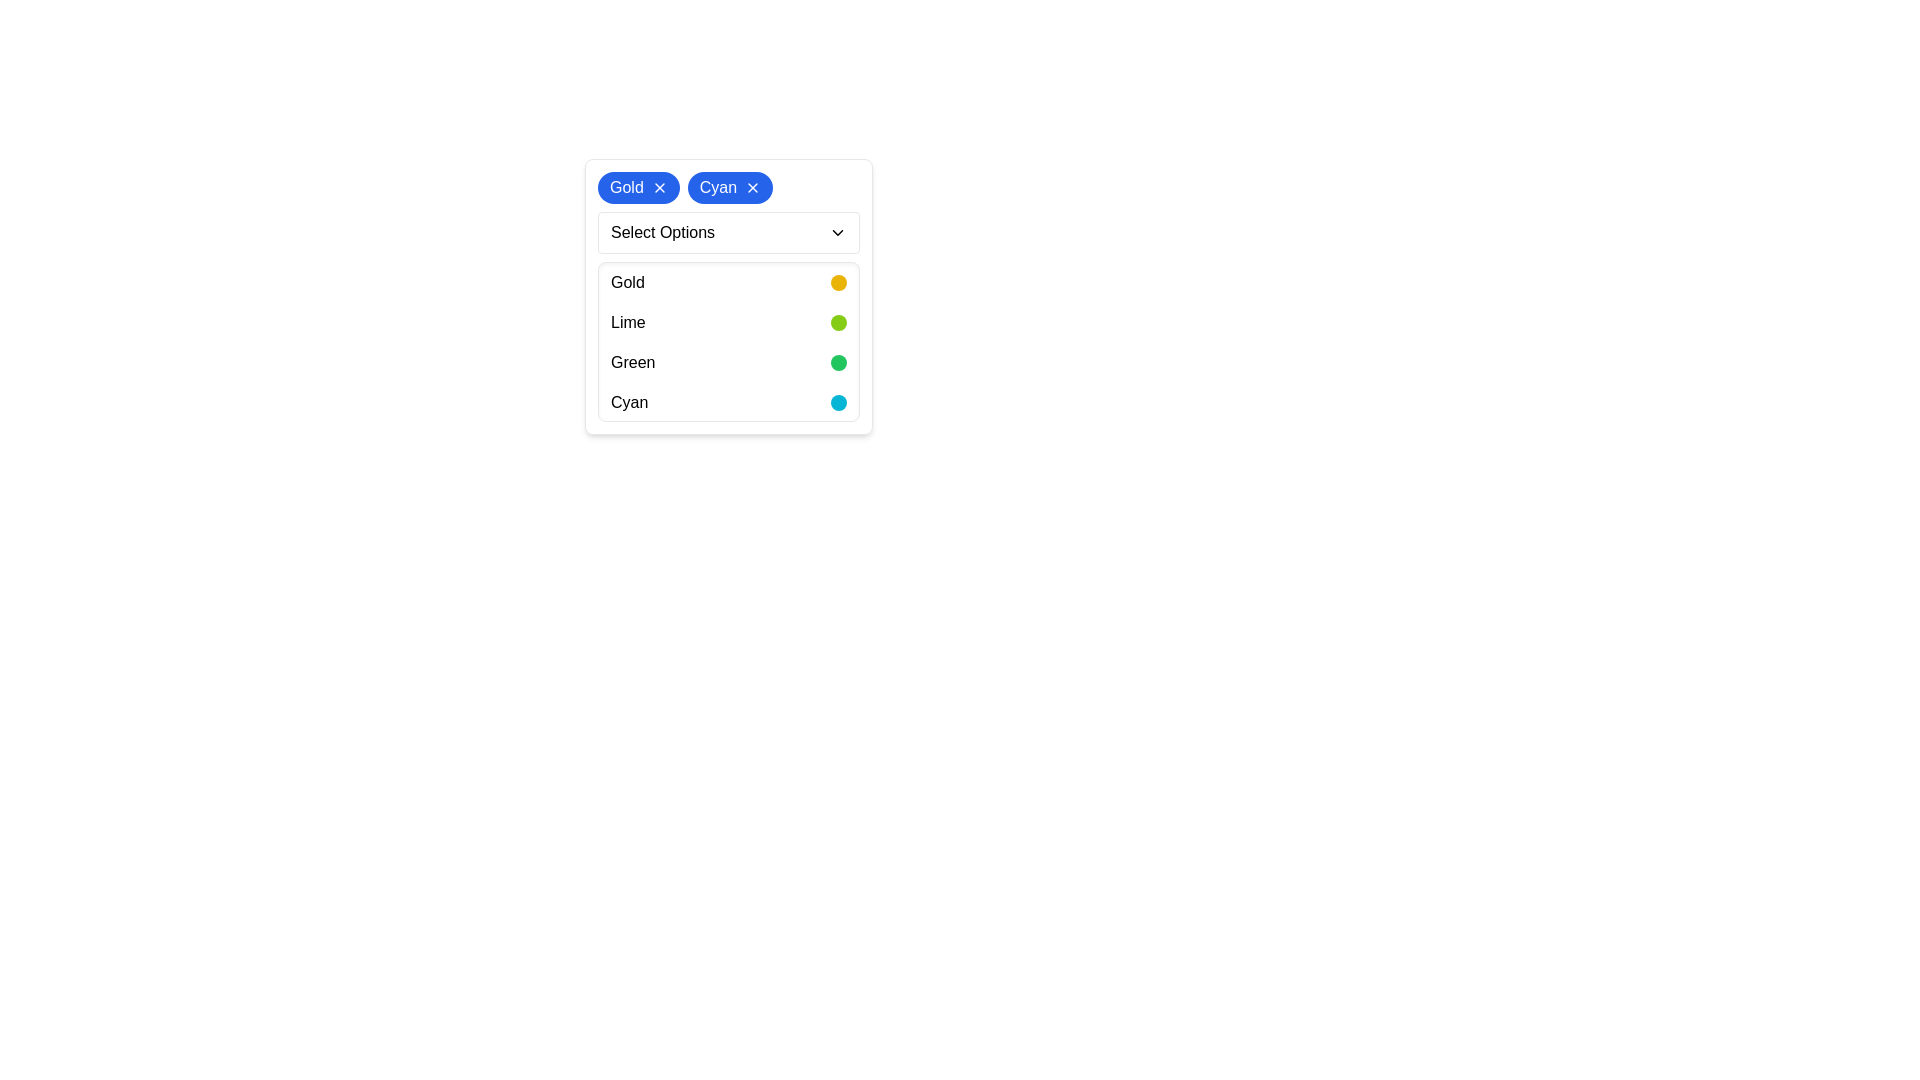  Describe the element at coordinates (728, 297) in the screenshot. I see `the dropdown menu within the selection interface that contains tags, a dropdown menu, and list items, which is centrally positioned in the interface` at that location.